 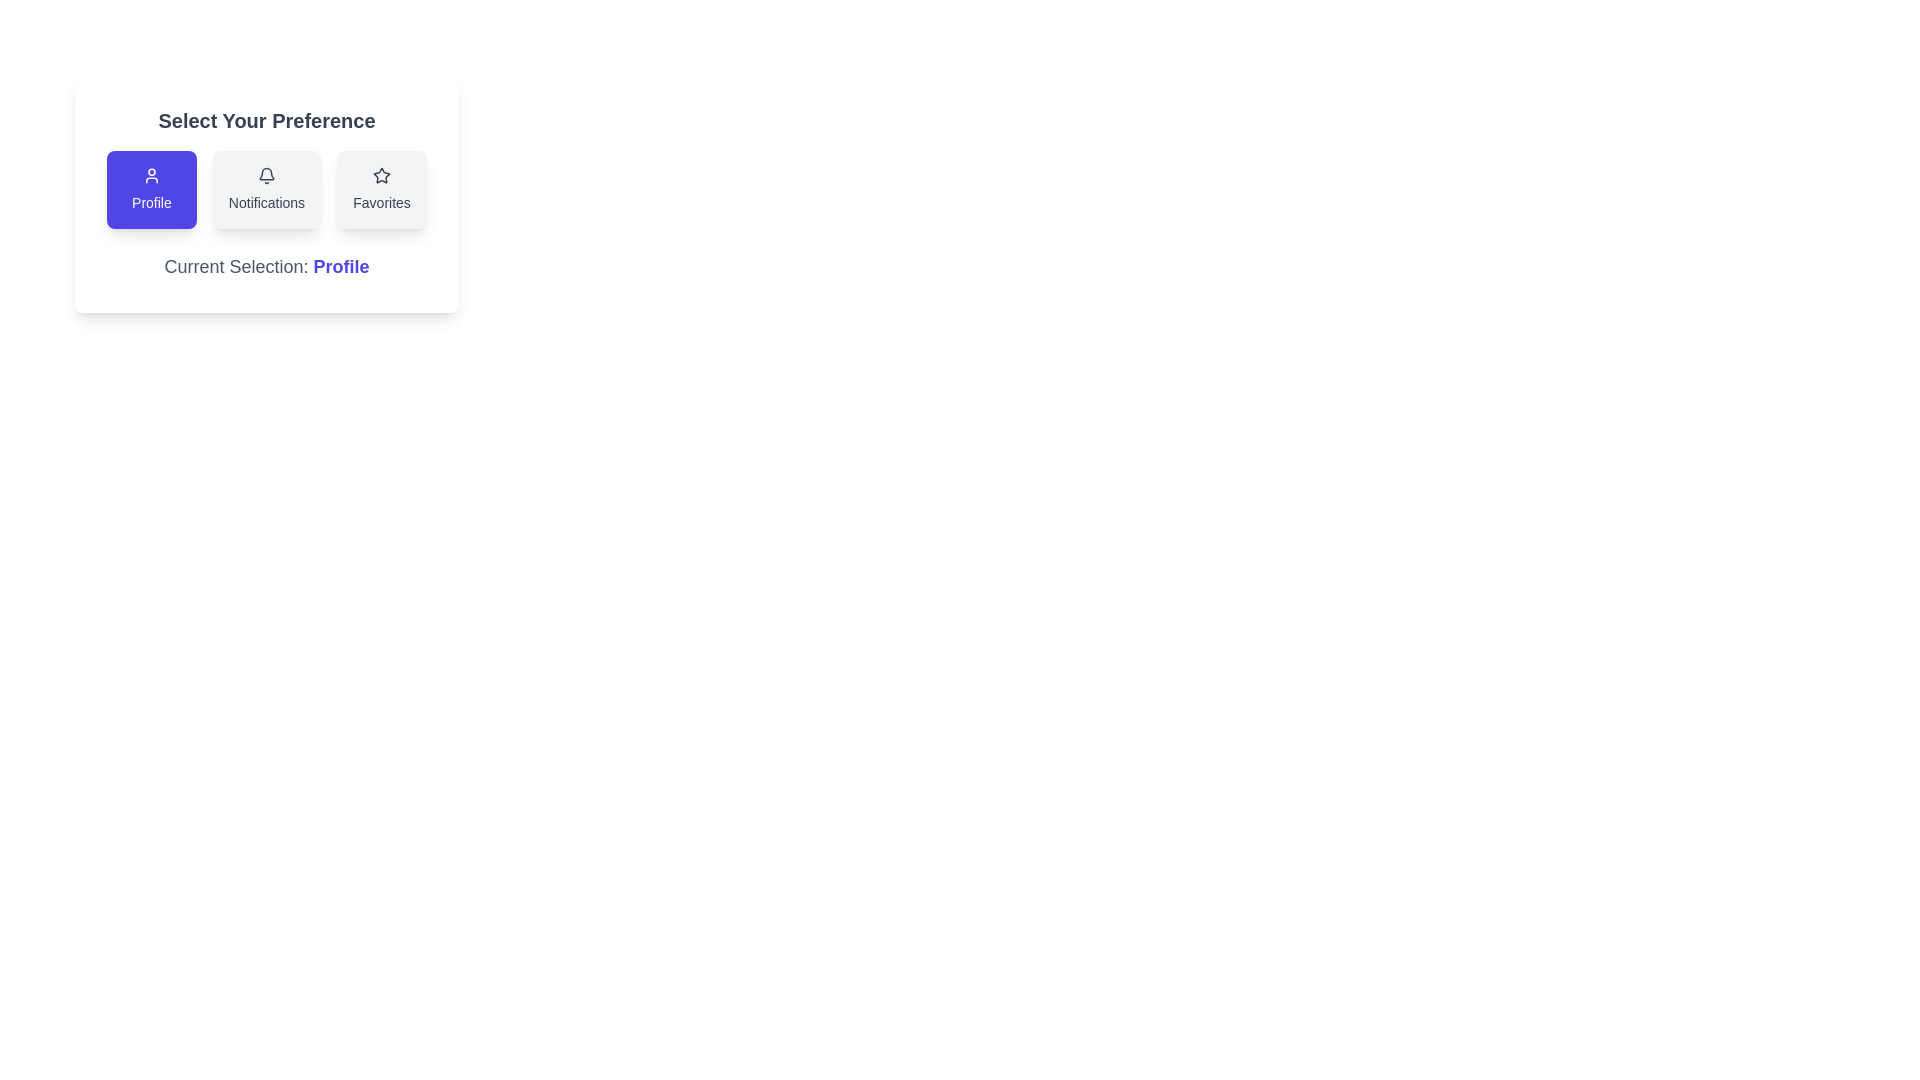 I want to click on 'Profile' label located within the purple button on the far left of the horizontal button group, which is below the user icon and is the first button next to 'Notifications' and 'Favorites', so click(x=150, y=203).